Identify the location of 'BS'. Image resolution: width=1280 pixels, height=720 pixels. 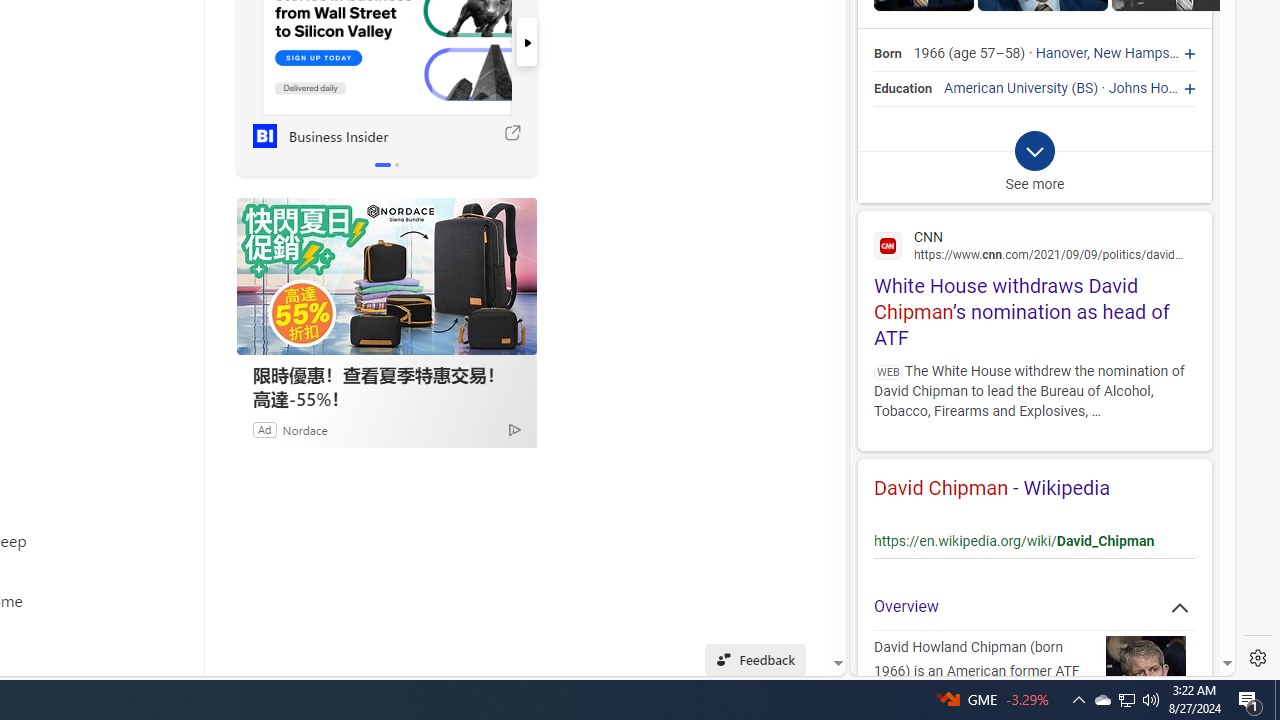
(1084, 87).